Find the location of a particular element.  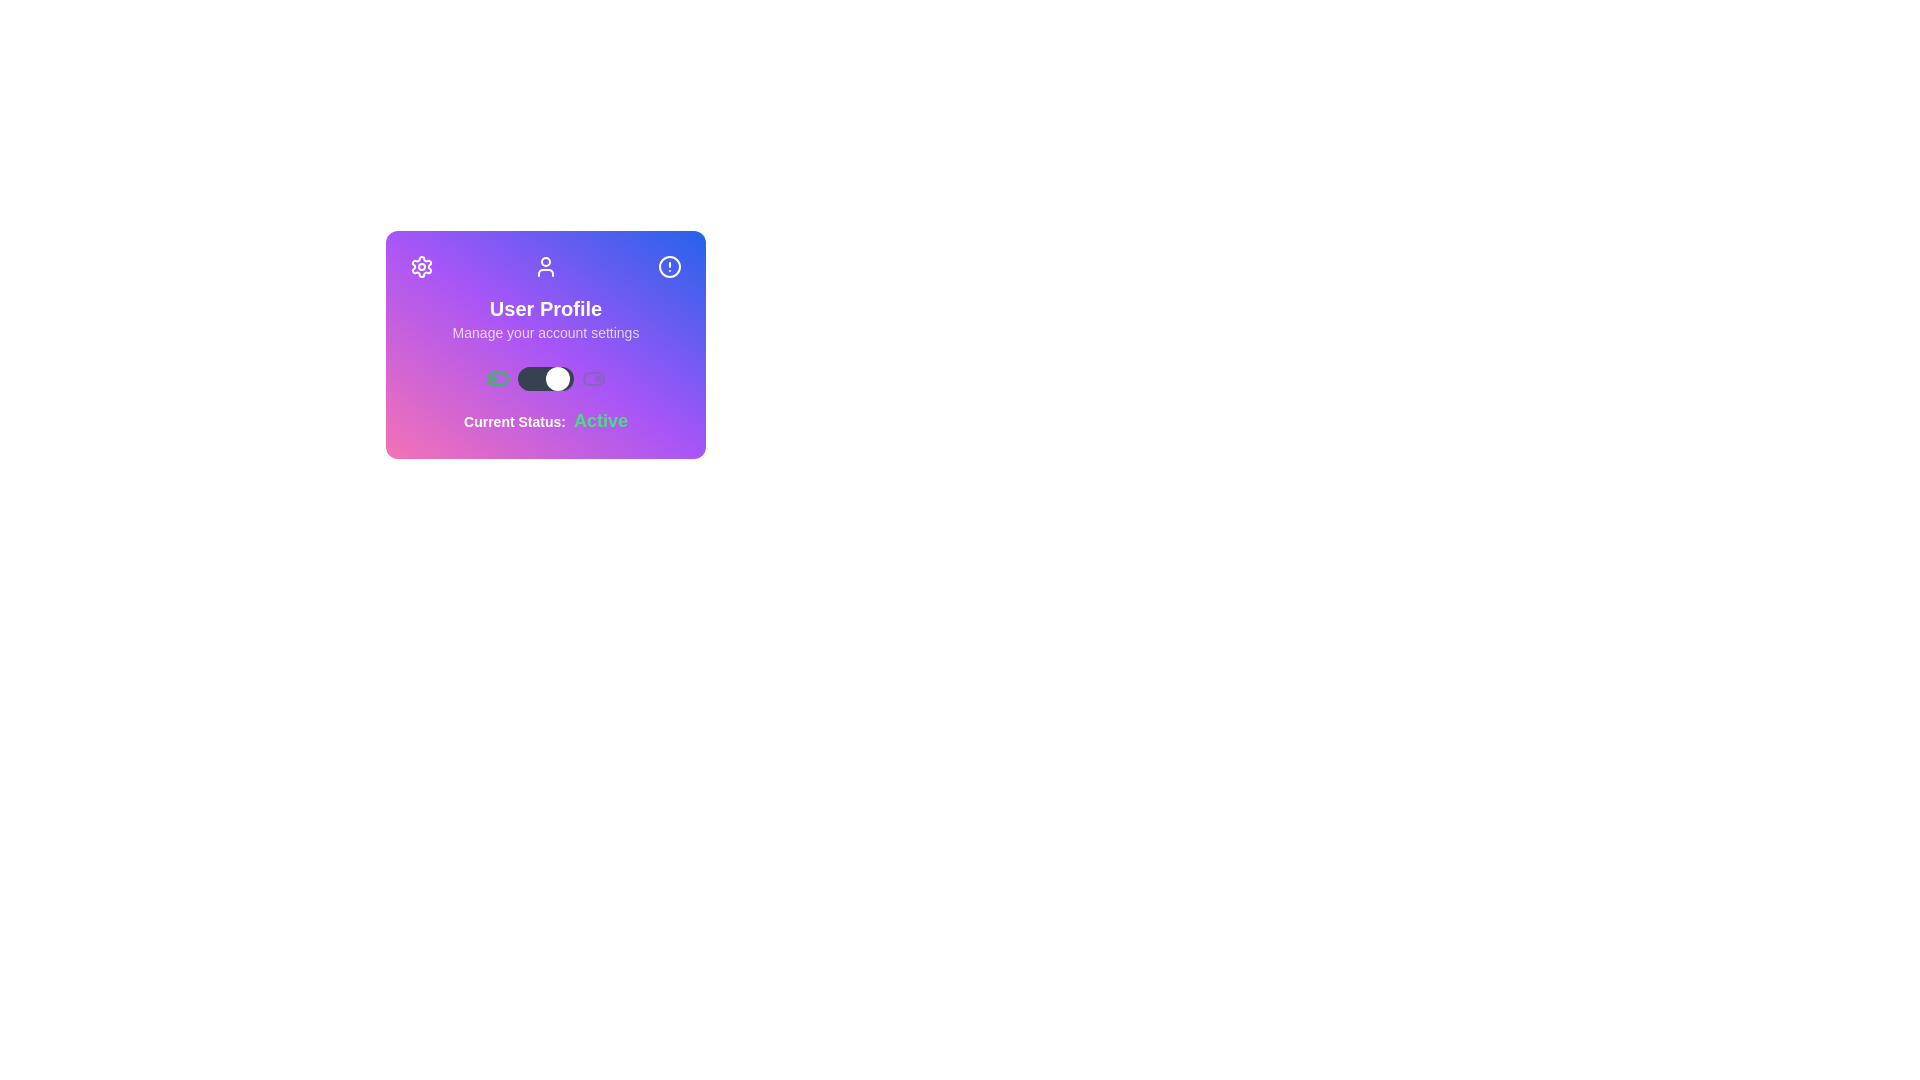

the text label displaying 'Current Status:' located in the bottom-left part of the 'User Profile' card is located at coordinates (514, 420).